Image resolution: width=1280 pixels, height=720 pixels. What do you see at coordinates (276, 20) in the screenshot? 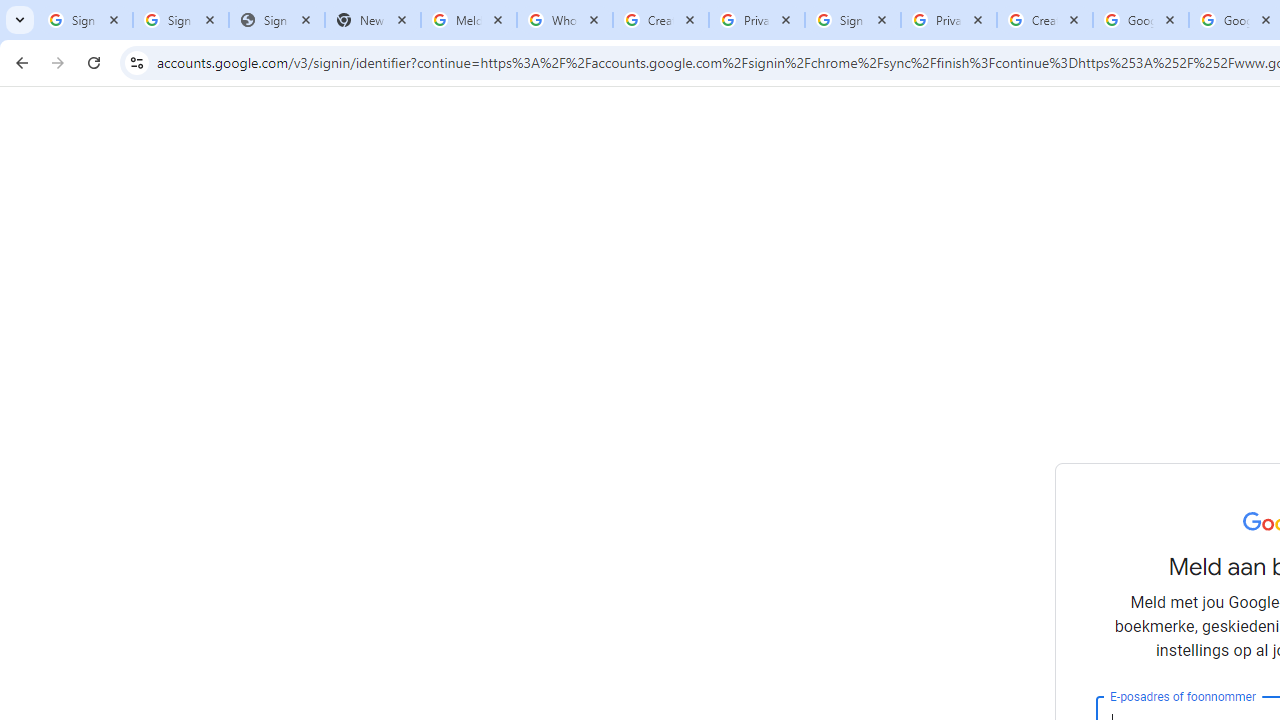
I see `'Sign In - USA TODAY'` at bounding box center [276, 20].